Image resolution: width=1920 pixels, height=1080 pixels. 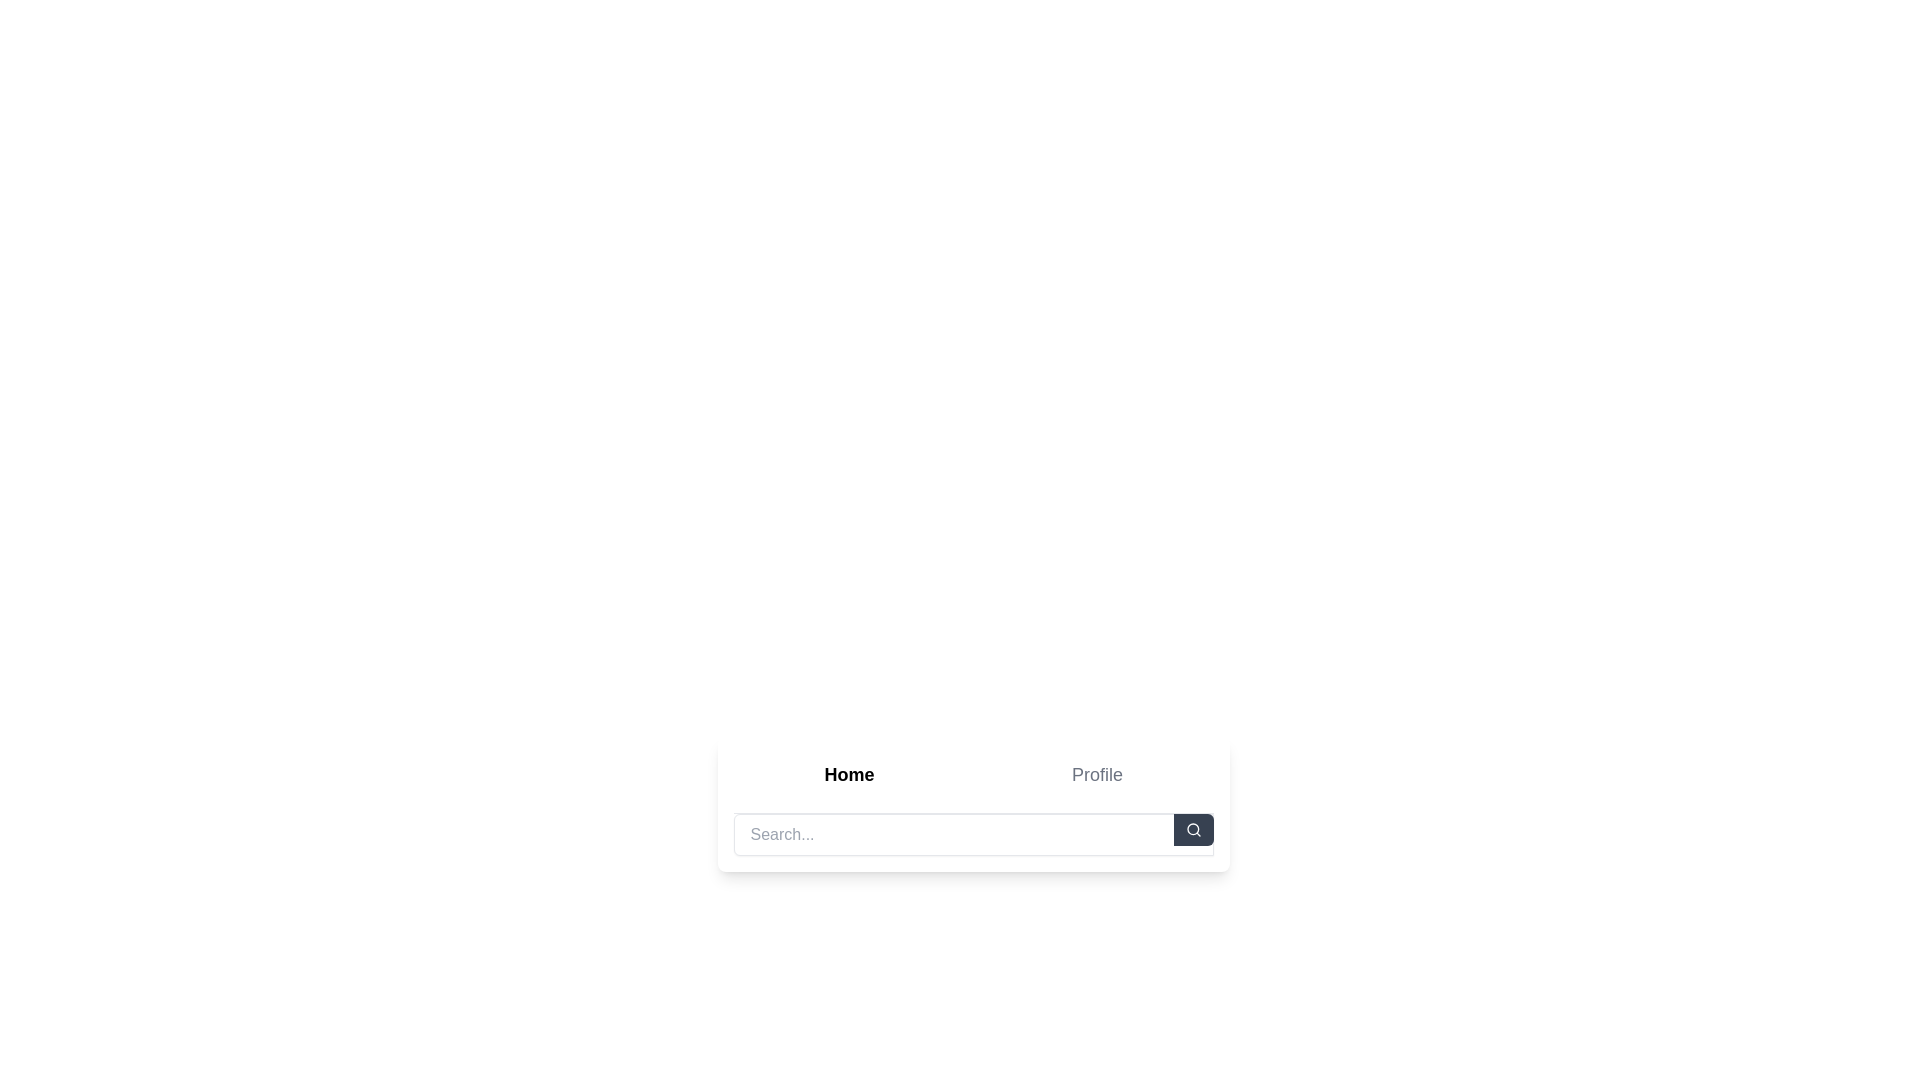 What do you see at coordinates (1193, 829) in the screenshot?
I see `the minimalist white magnifying glass icon located within the dark gray rectangular button at the far-right end of the input box section to initiate a search` at bounding box center [1193, 829].